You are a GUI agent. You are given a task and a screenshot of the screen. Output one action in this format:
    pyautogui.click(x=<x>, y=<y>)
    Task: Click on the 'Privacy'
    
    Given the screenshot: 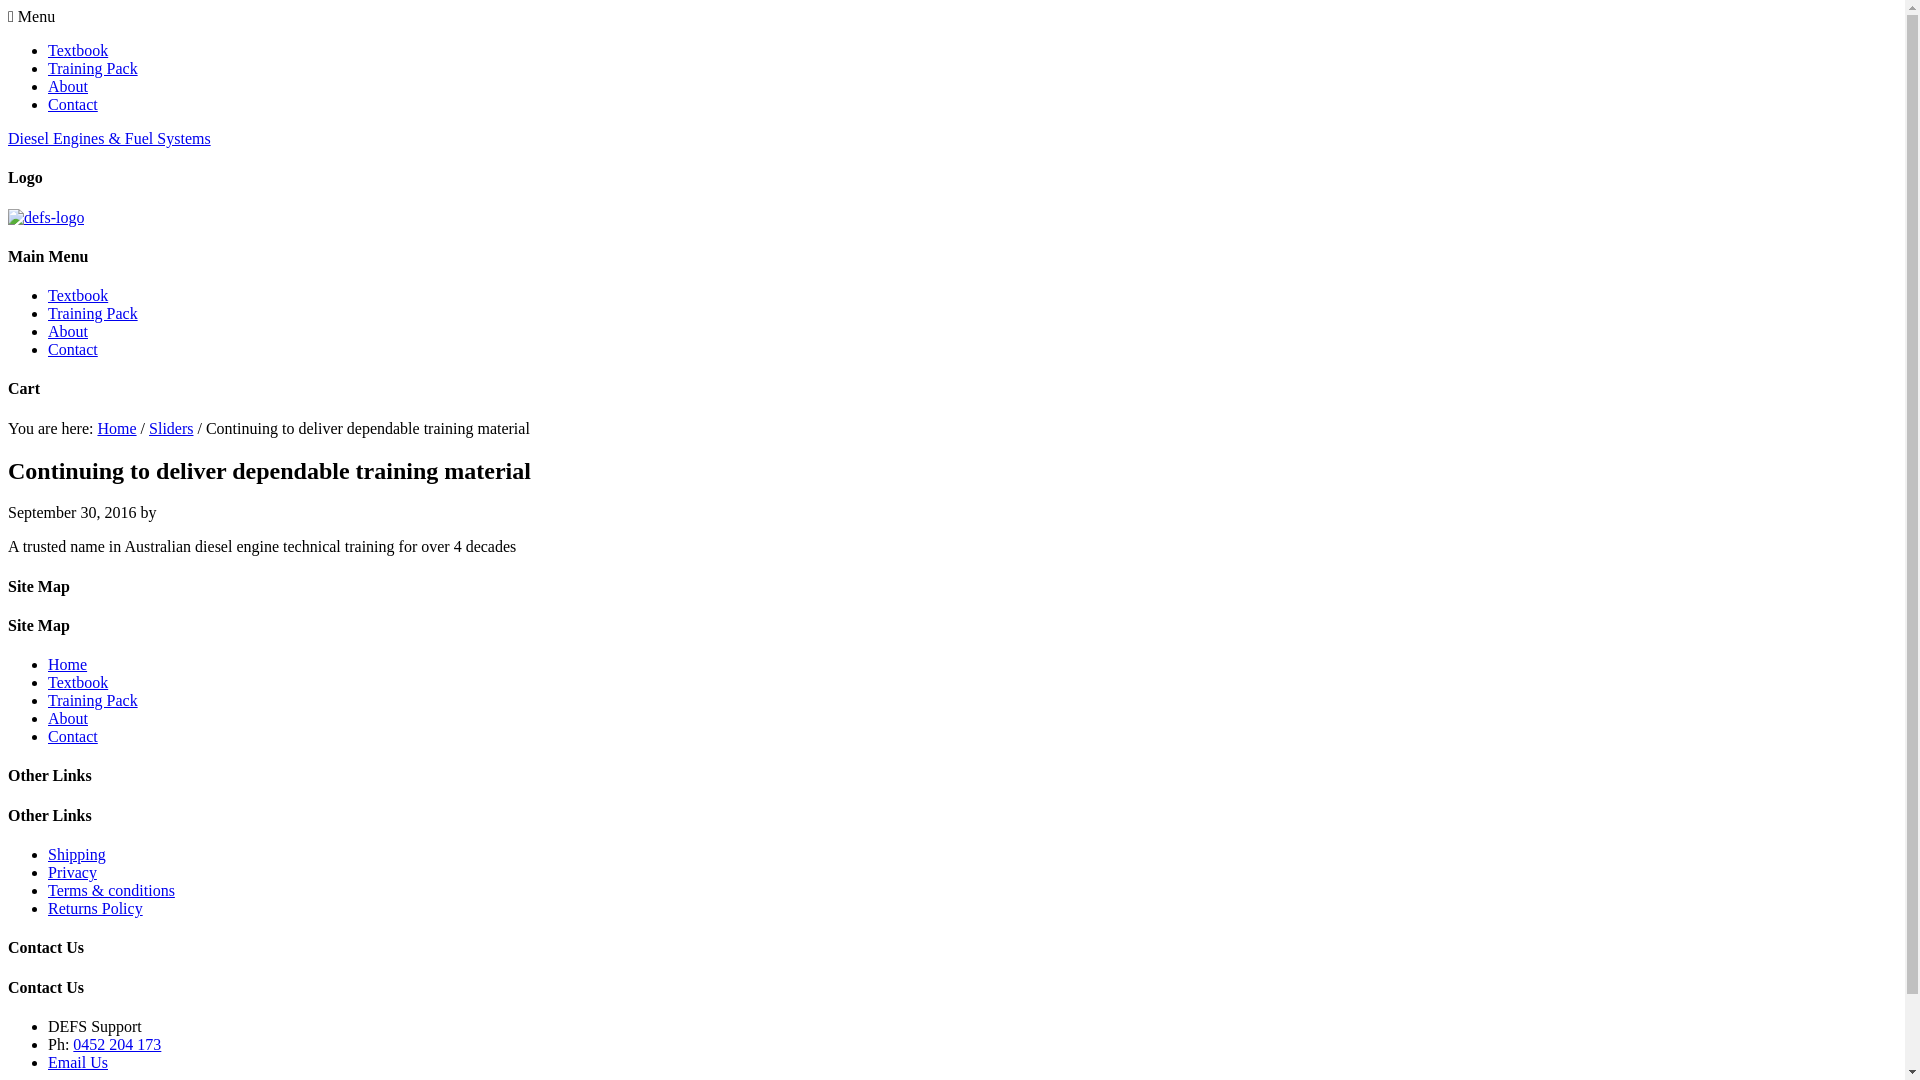 What is the action you would take?
    pyautogui.click(x=72, y=871)
    